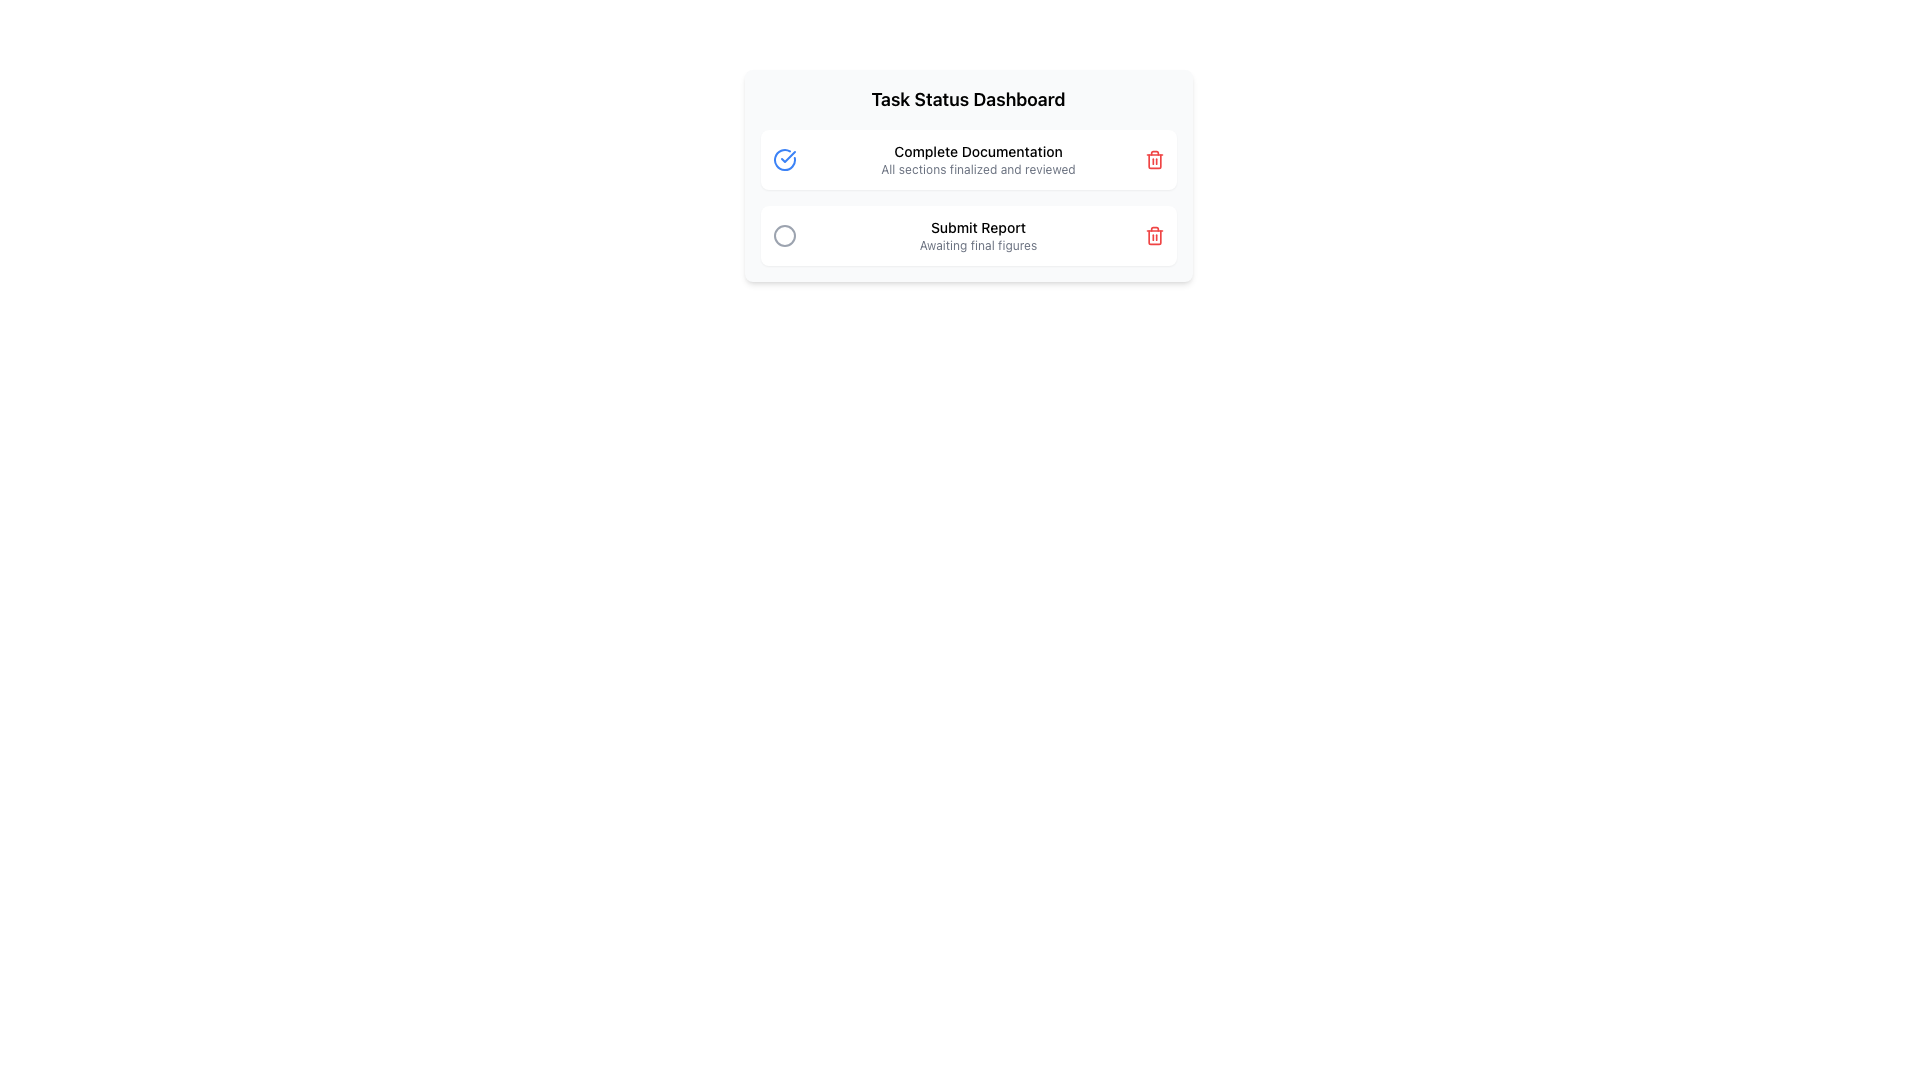  What do you see at coordinates (783, 234) in the screenshot?
I see `the icon indicating the status or type of task associated with the 'Submit Report' entry, located on the left side of the 'Submit Report' text in the task list` at bounding box center [783, 234].